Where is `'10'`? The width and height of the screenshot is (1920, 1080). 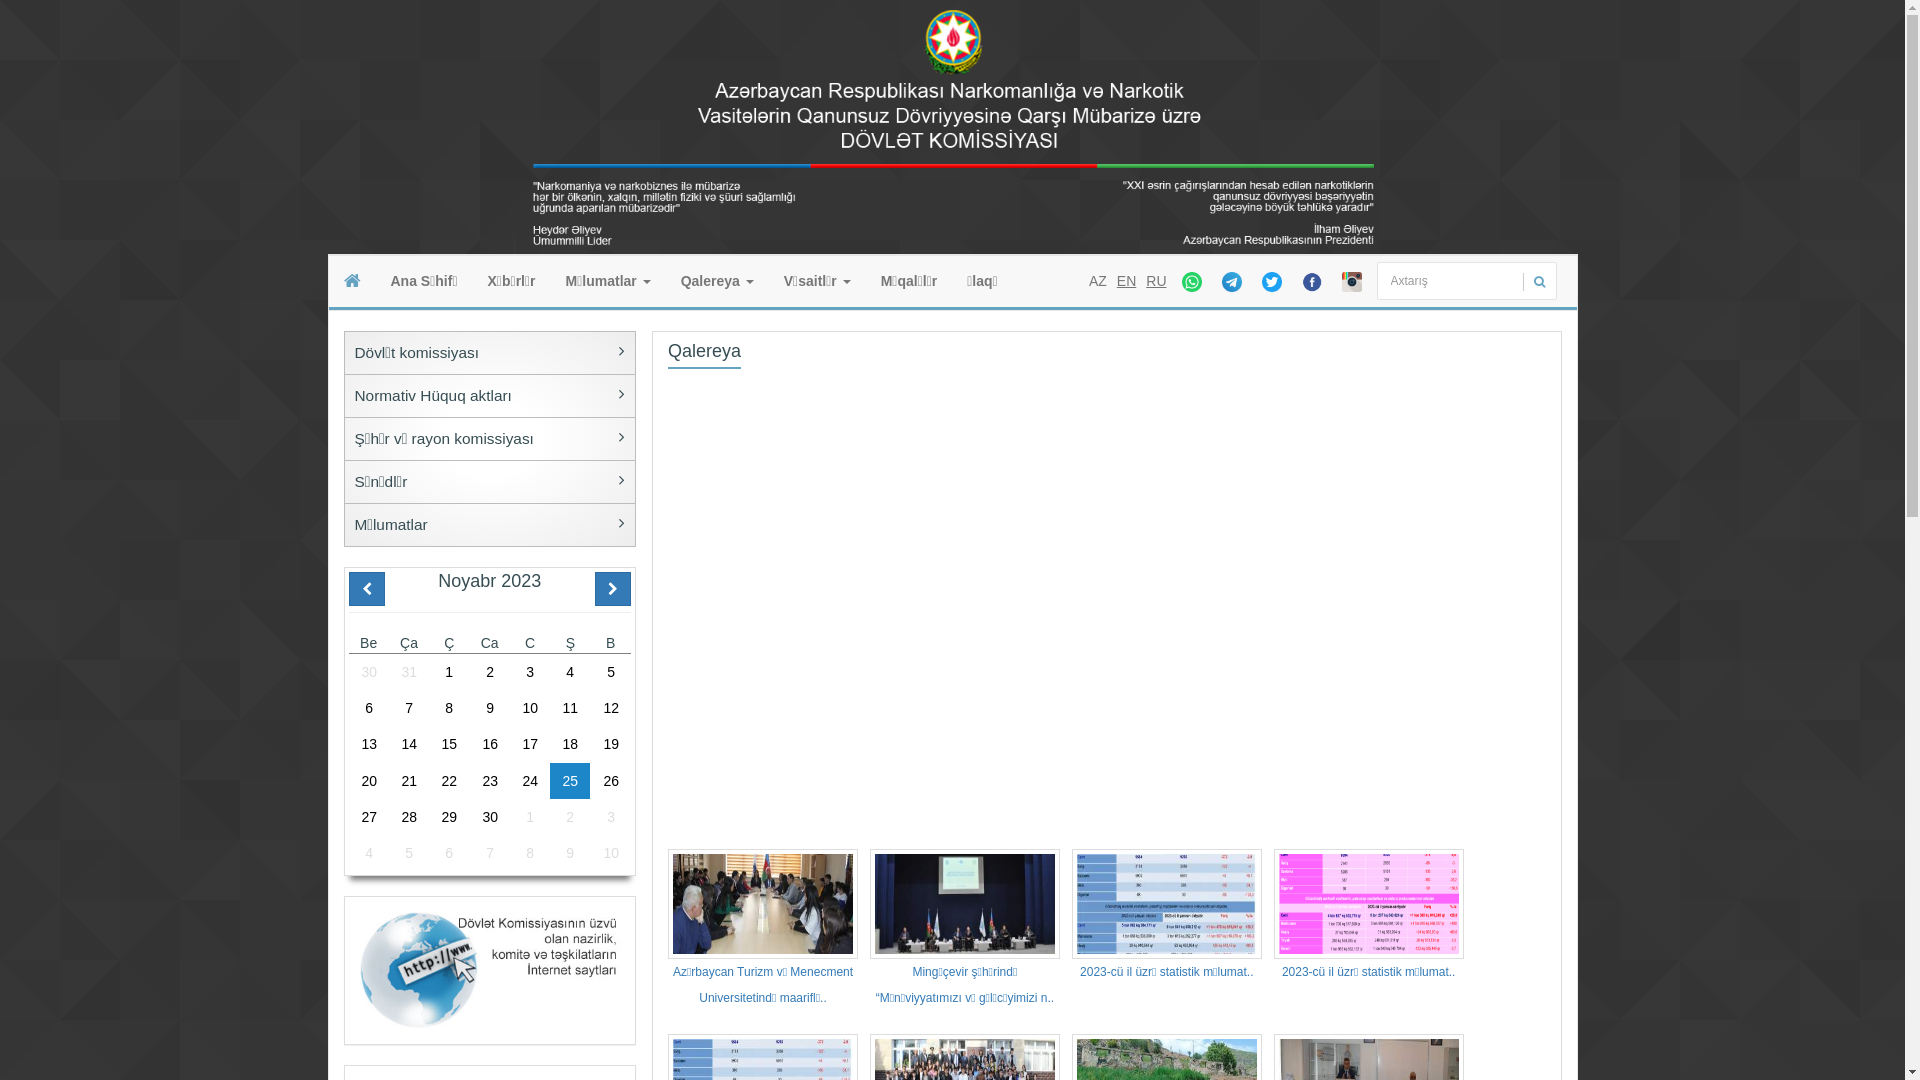 '10' is located at coordinates (609, 852).